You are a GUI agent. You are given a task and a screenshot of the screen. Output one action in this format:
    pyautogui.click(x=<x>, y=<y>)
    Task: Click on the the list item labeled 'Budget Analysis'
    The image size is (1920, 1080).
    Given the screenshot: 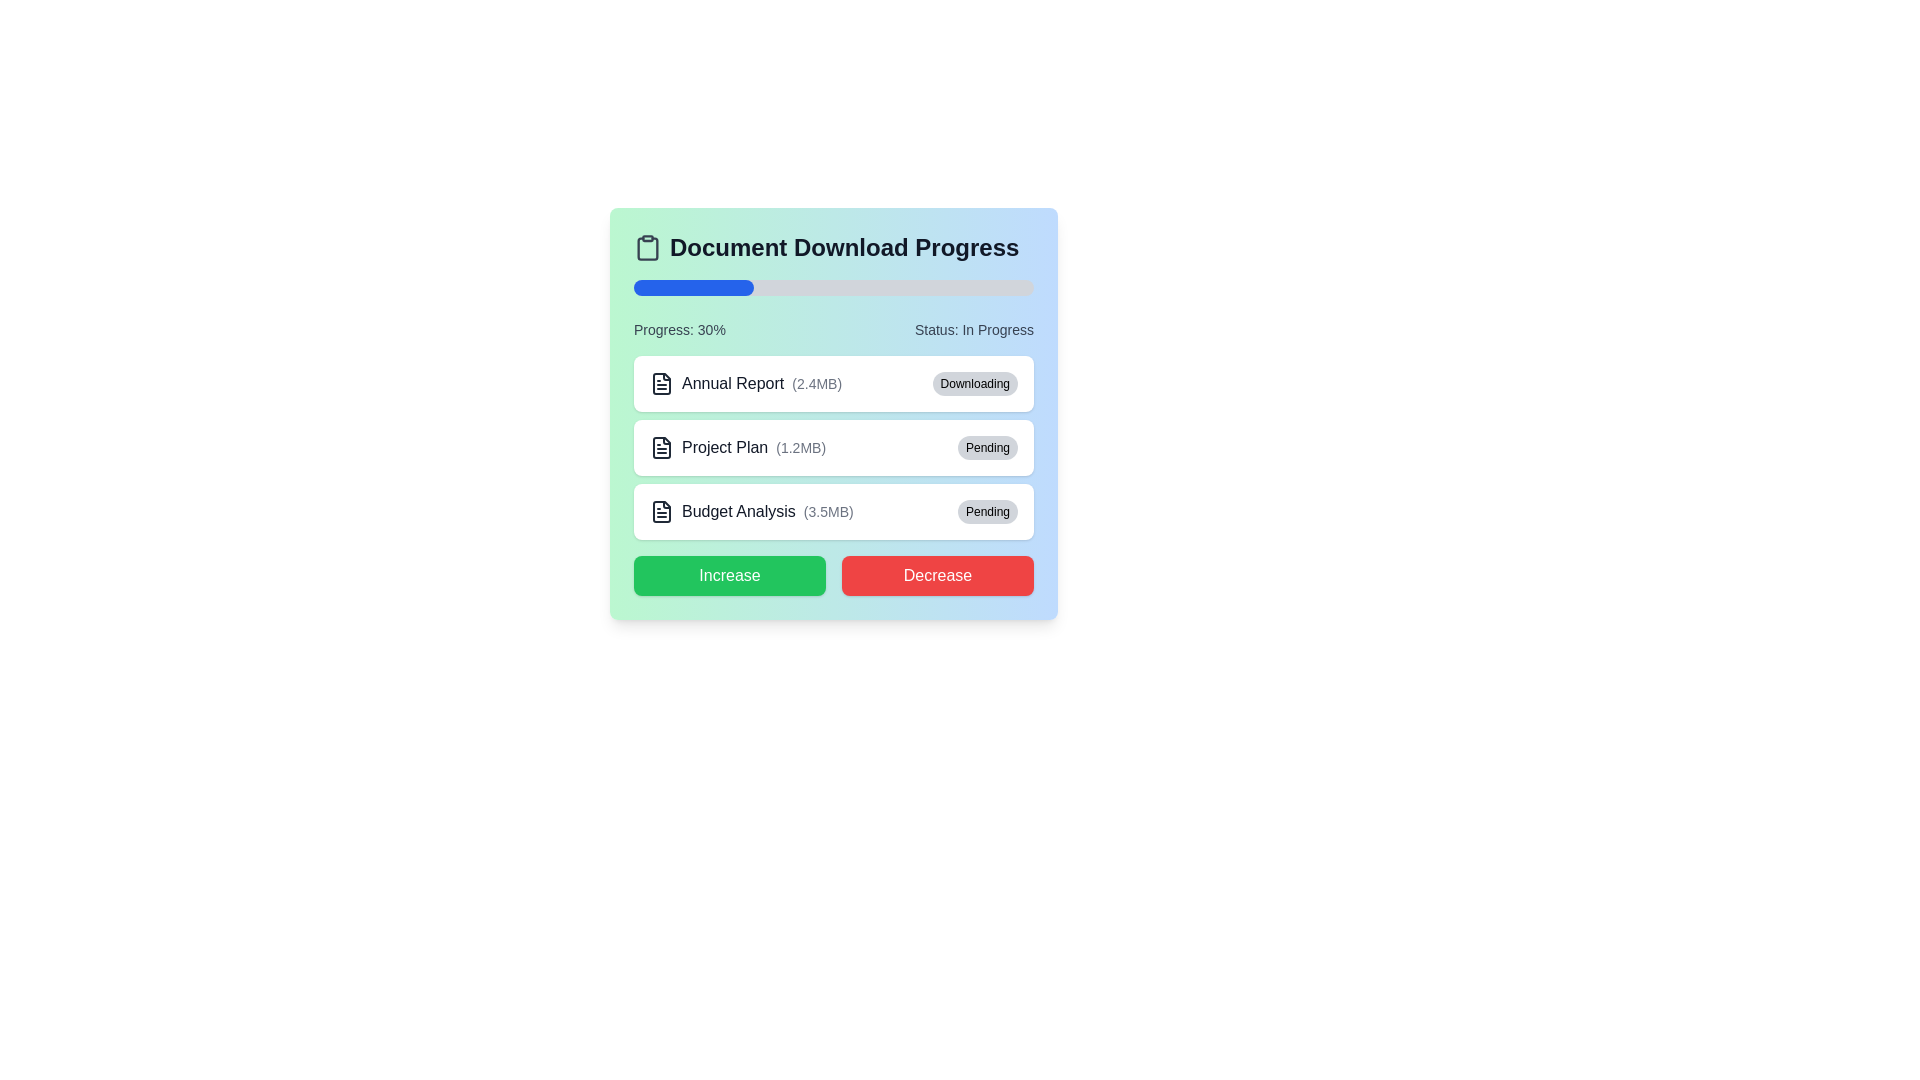 What is the action you would take?
    pyautogui.click(x=750, y=511)
    